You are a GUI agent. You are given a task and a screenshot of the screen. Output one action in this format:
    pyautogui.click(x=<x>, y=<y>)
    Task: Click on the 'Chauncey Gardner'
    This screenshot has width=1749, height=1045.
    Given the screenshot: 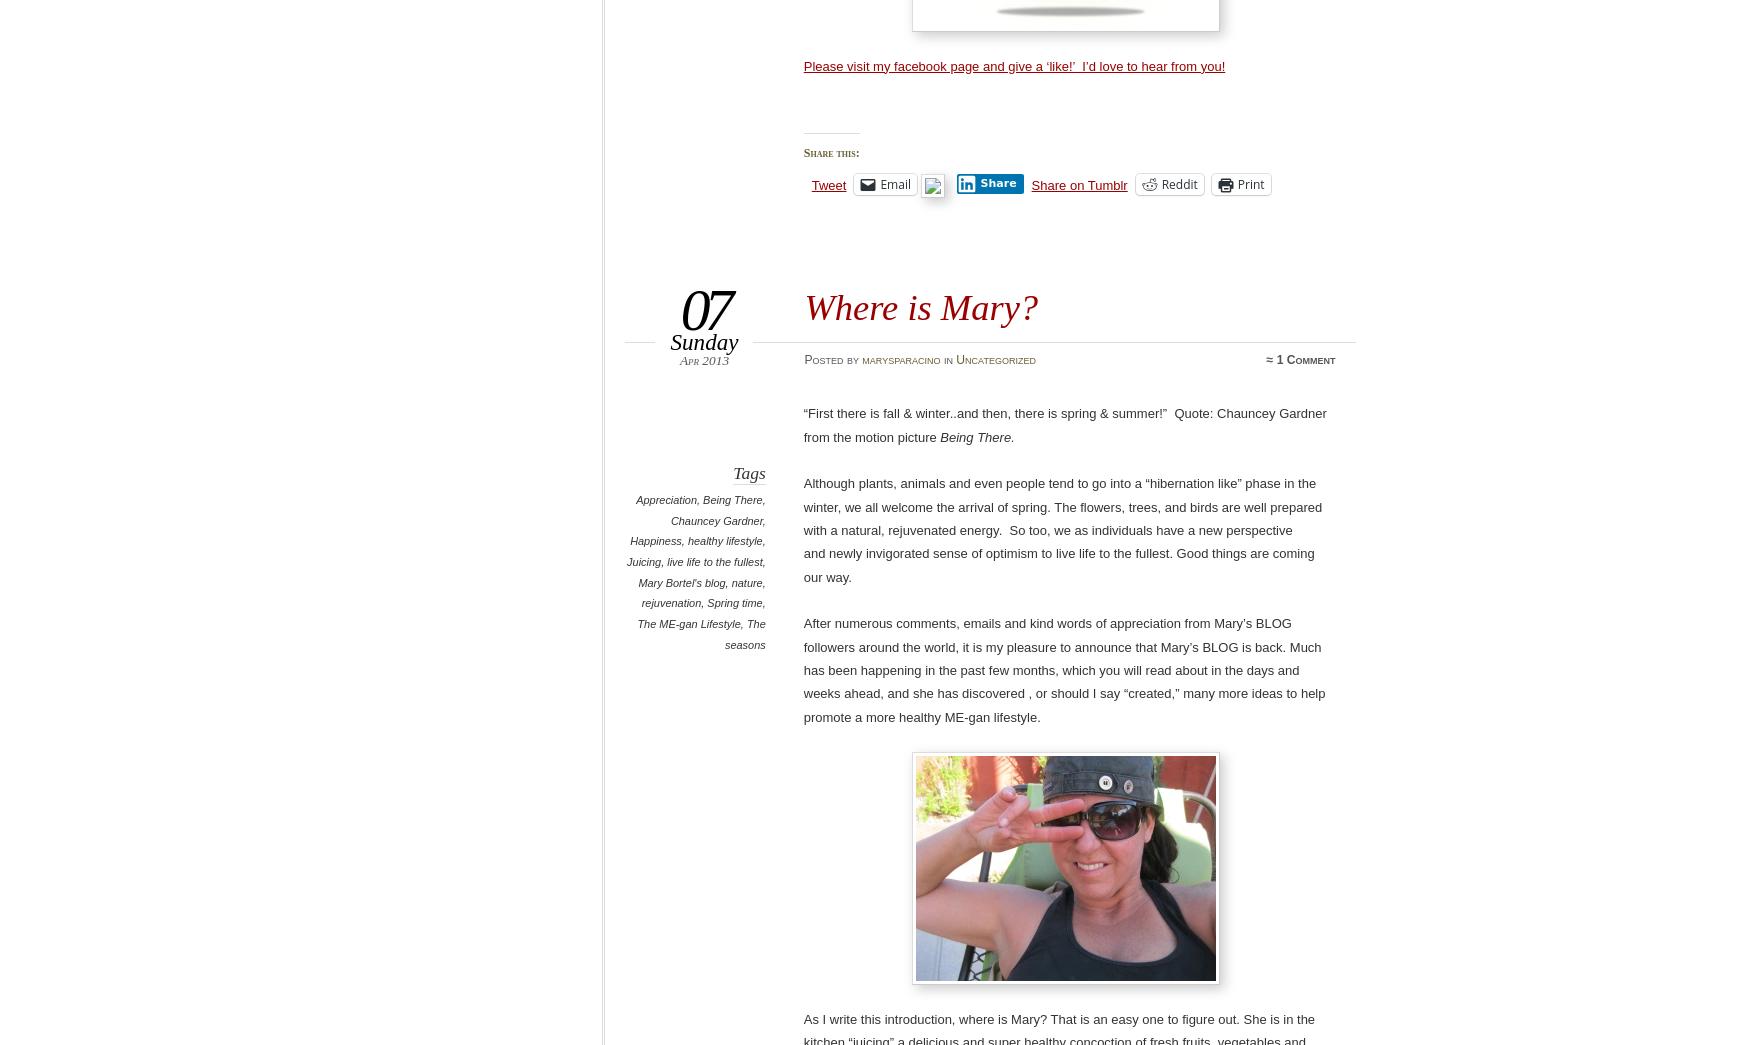 What is the action you would take?
    pyautogui.click(x=715, y=518)
    